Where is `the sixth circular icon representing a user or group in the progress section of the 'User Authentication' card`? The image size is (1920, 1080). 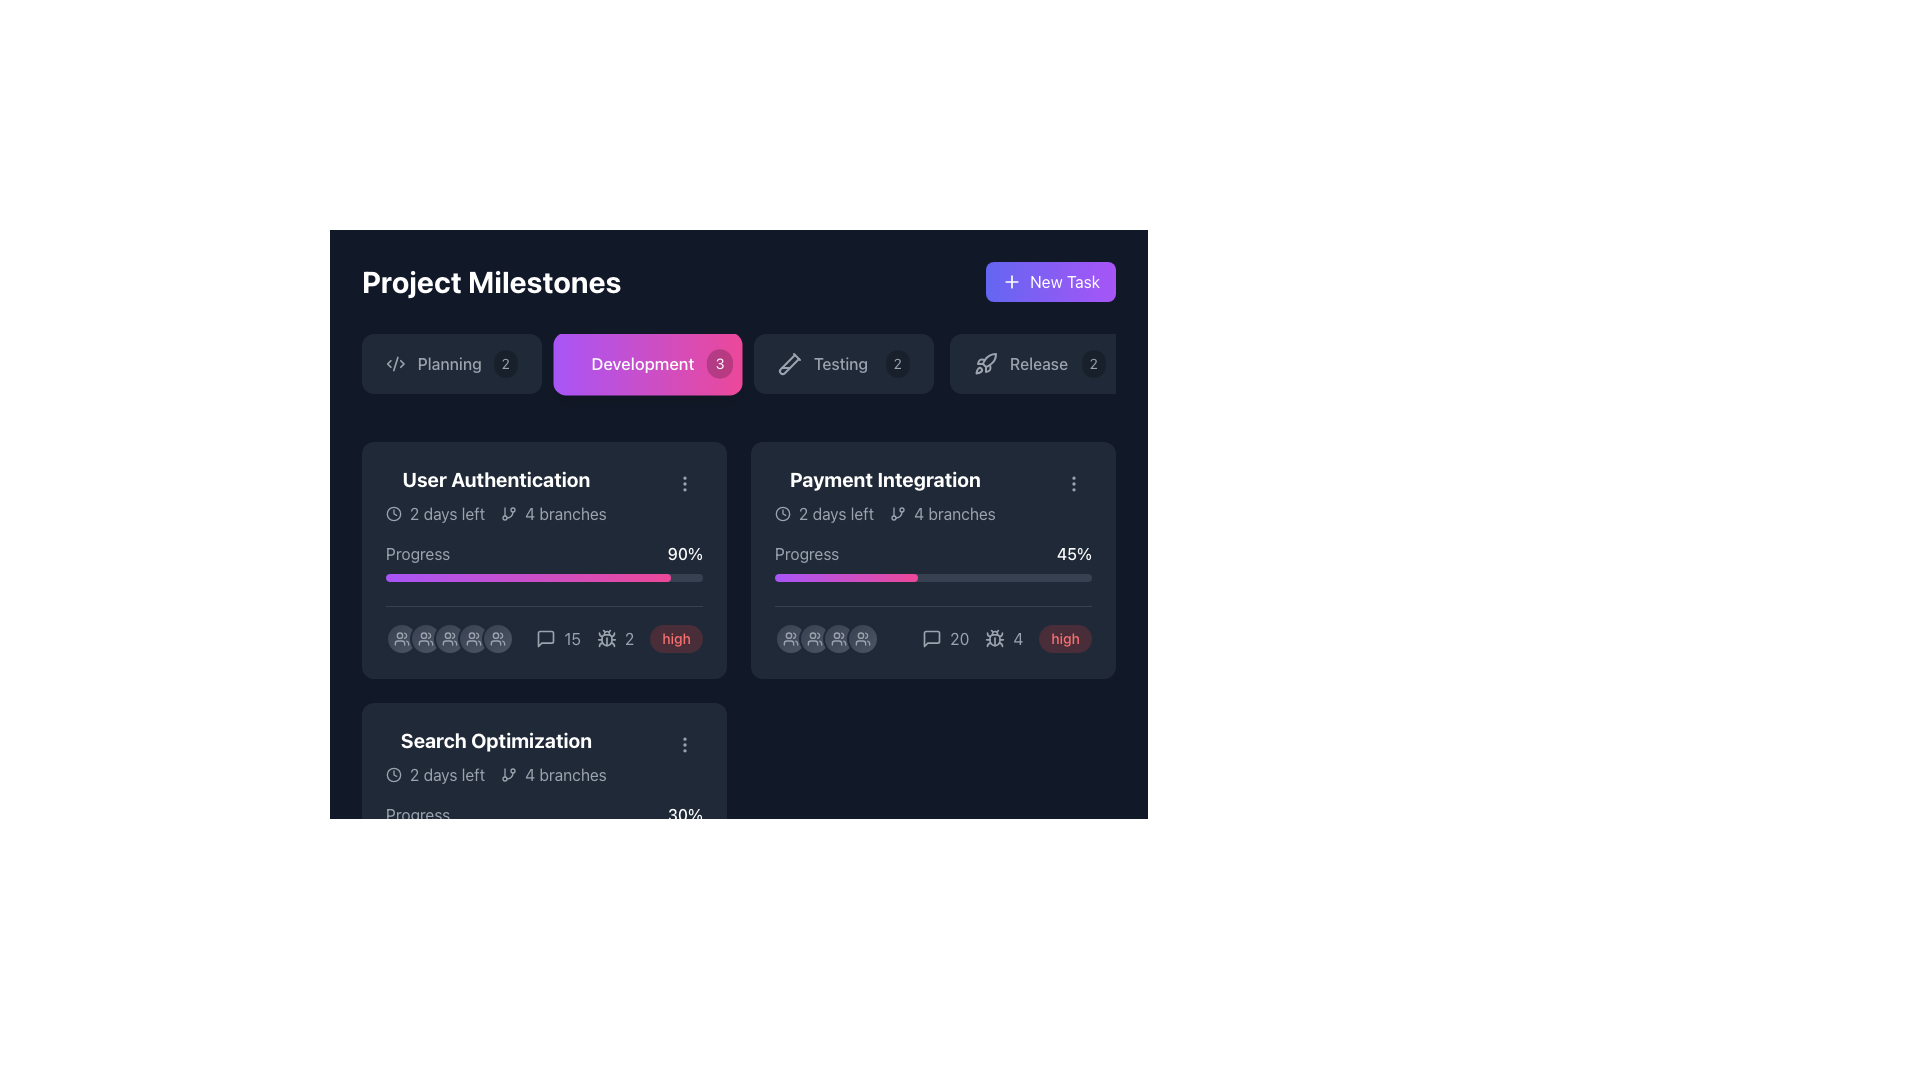
the sixth circular icon representing a user or group in the progress section of the 'User Authentication' card is located at coordinates (498, 639).